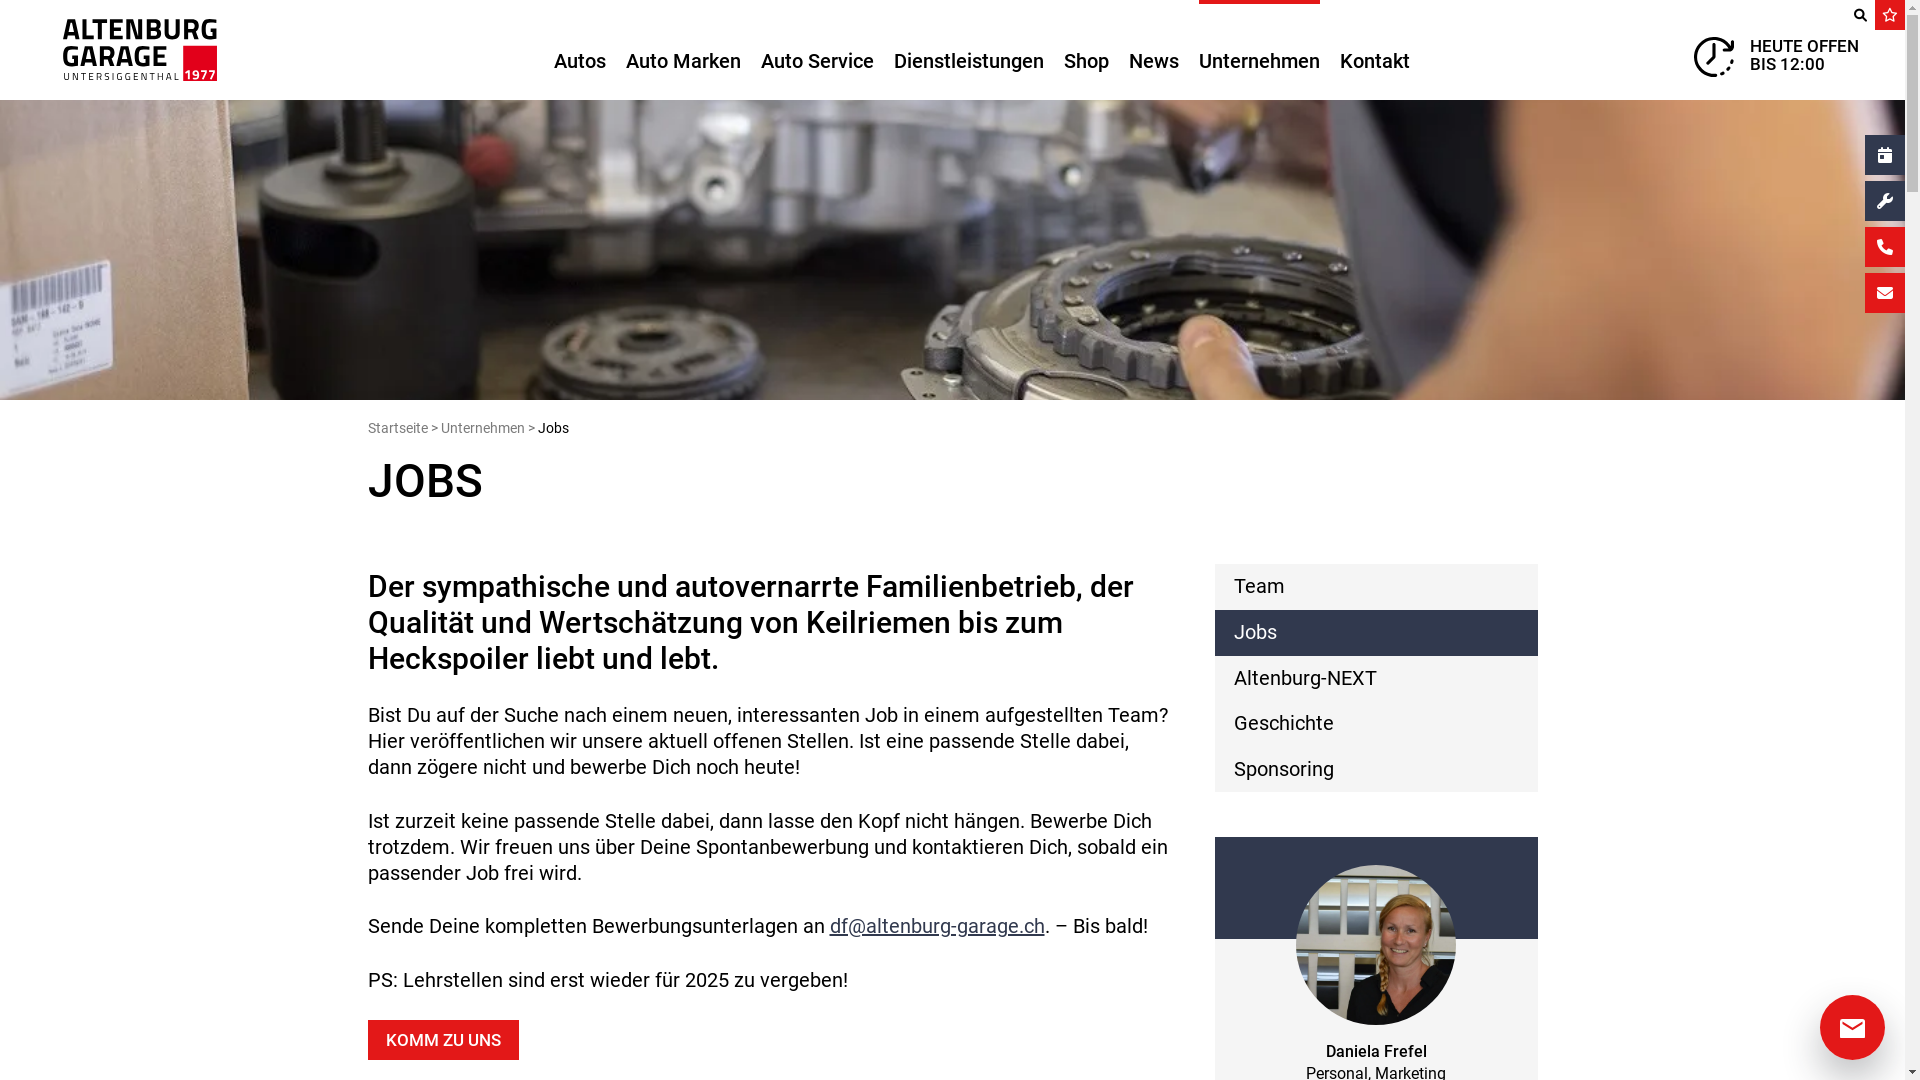  What do you see at coordinates (442, 1039) in the screenshot?
I see `'KOMM ZU UNS'` at bounding box center [442, 1039].